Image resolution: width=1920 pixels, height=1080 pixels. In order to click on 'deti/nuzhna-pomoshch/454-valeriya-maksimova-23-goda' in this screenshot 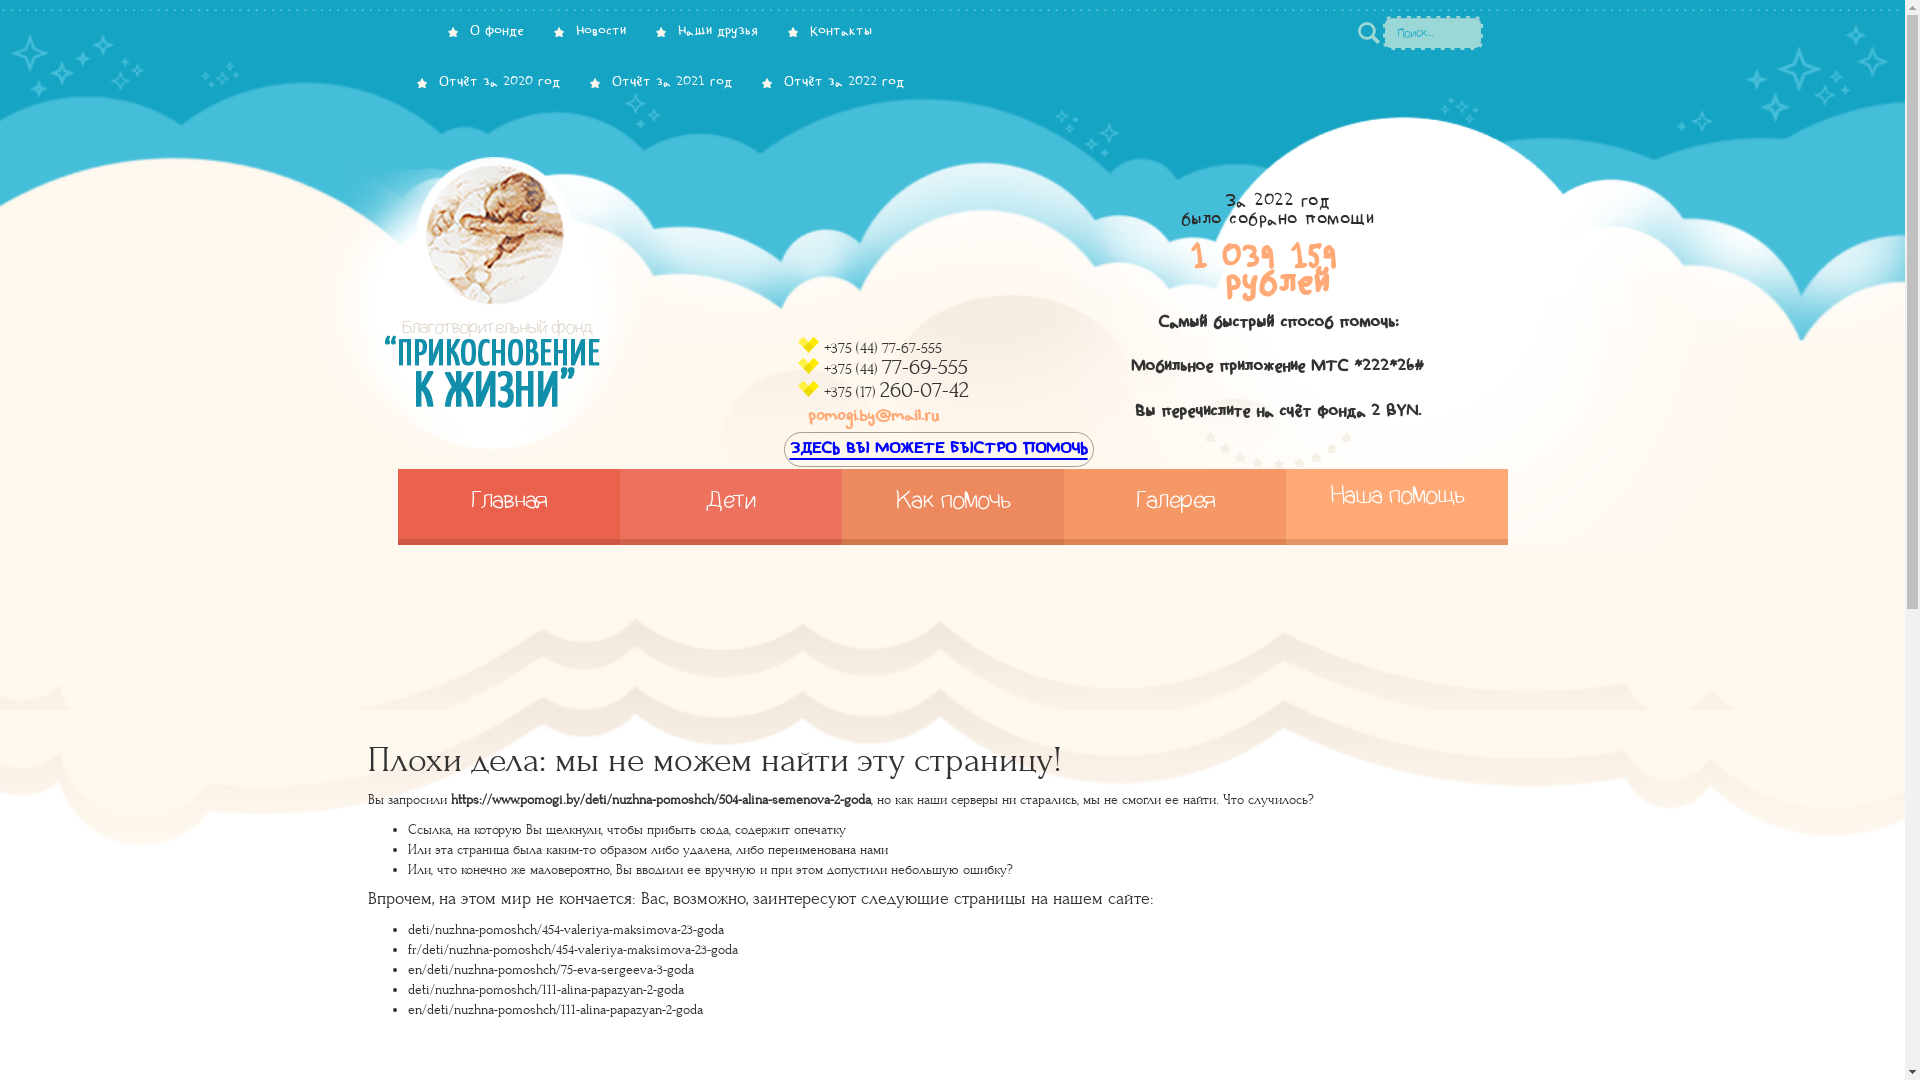, I will do `click(407, 929)`.